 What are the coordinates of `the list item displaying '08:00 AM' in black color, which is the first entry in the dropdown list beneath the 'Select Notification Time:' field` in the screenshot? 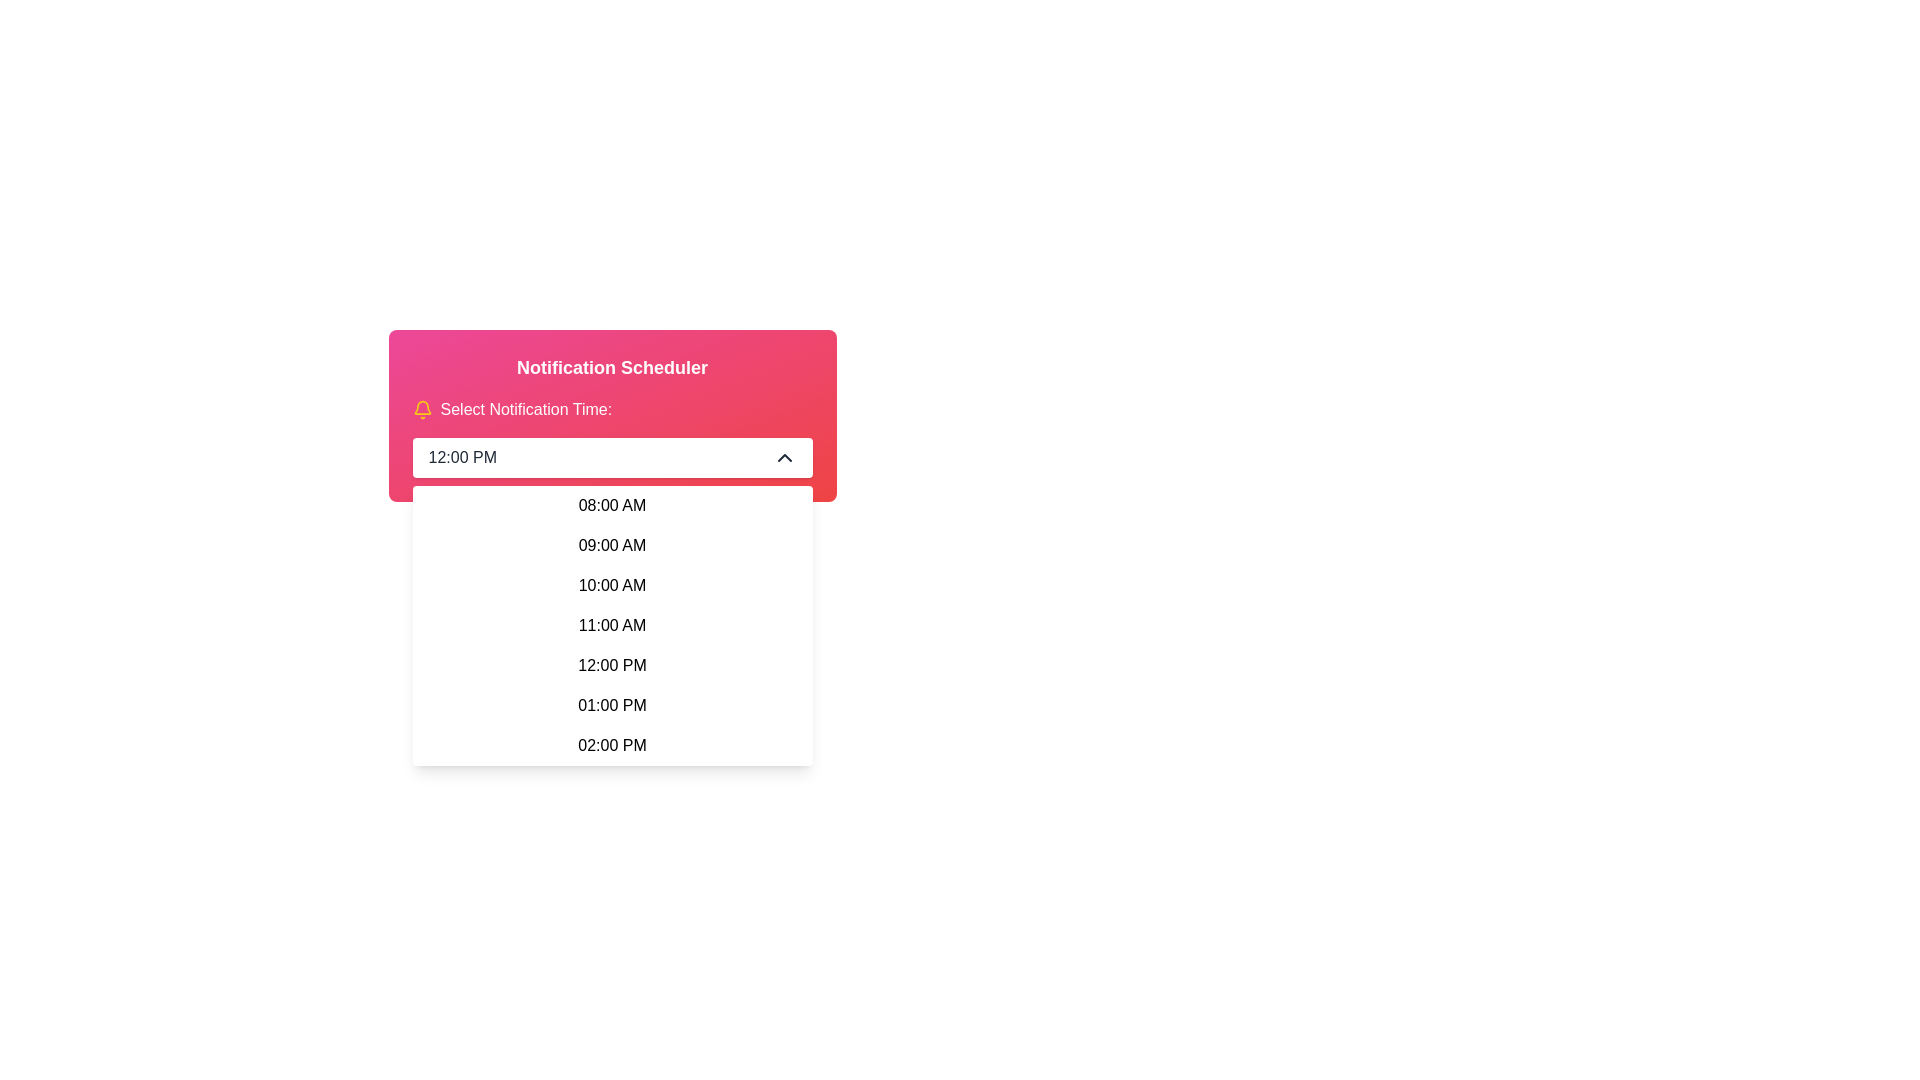 It's located at (611, 504).